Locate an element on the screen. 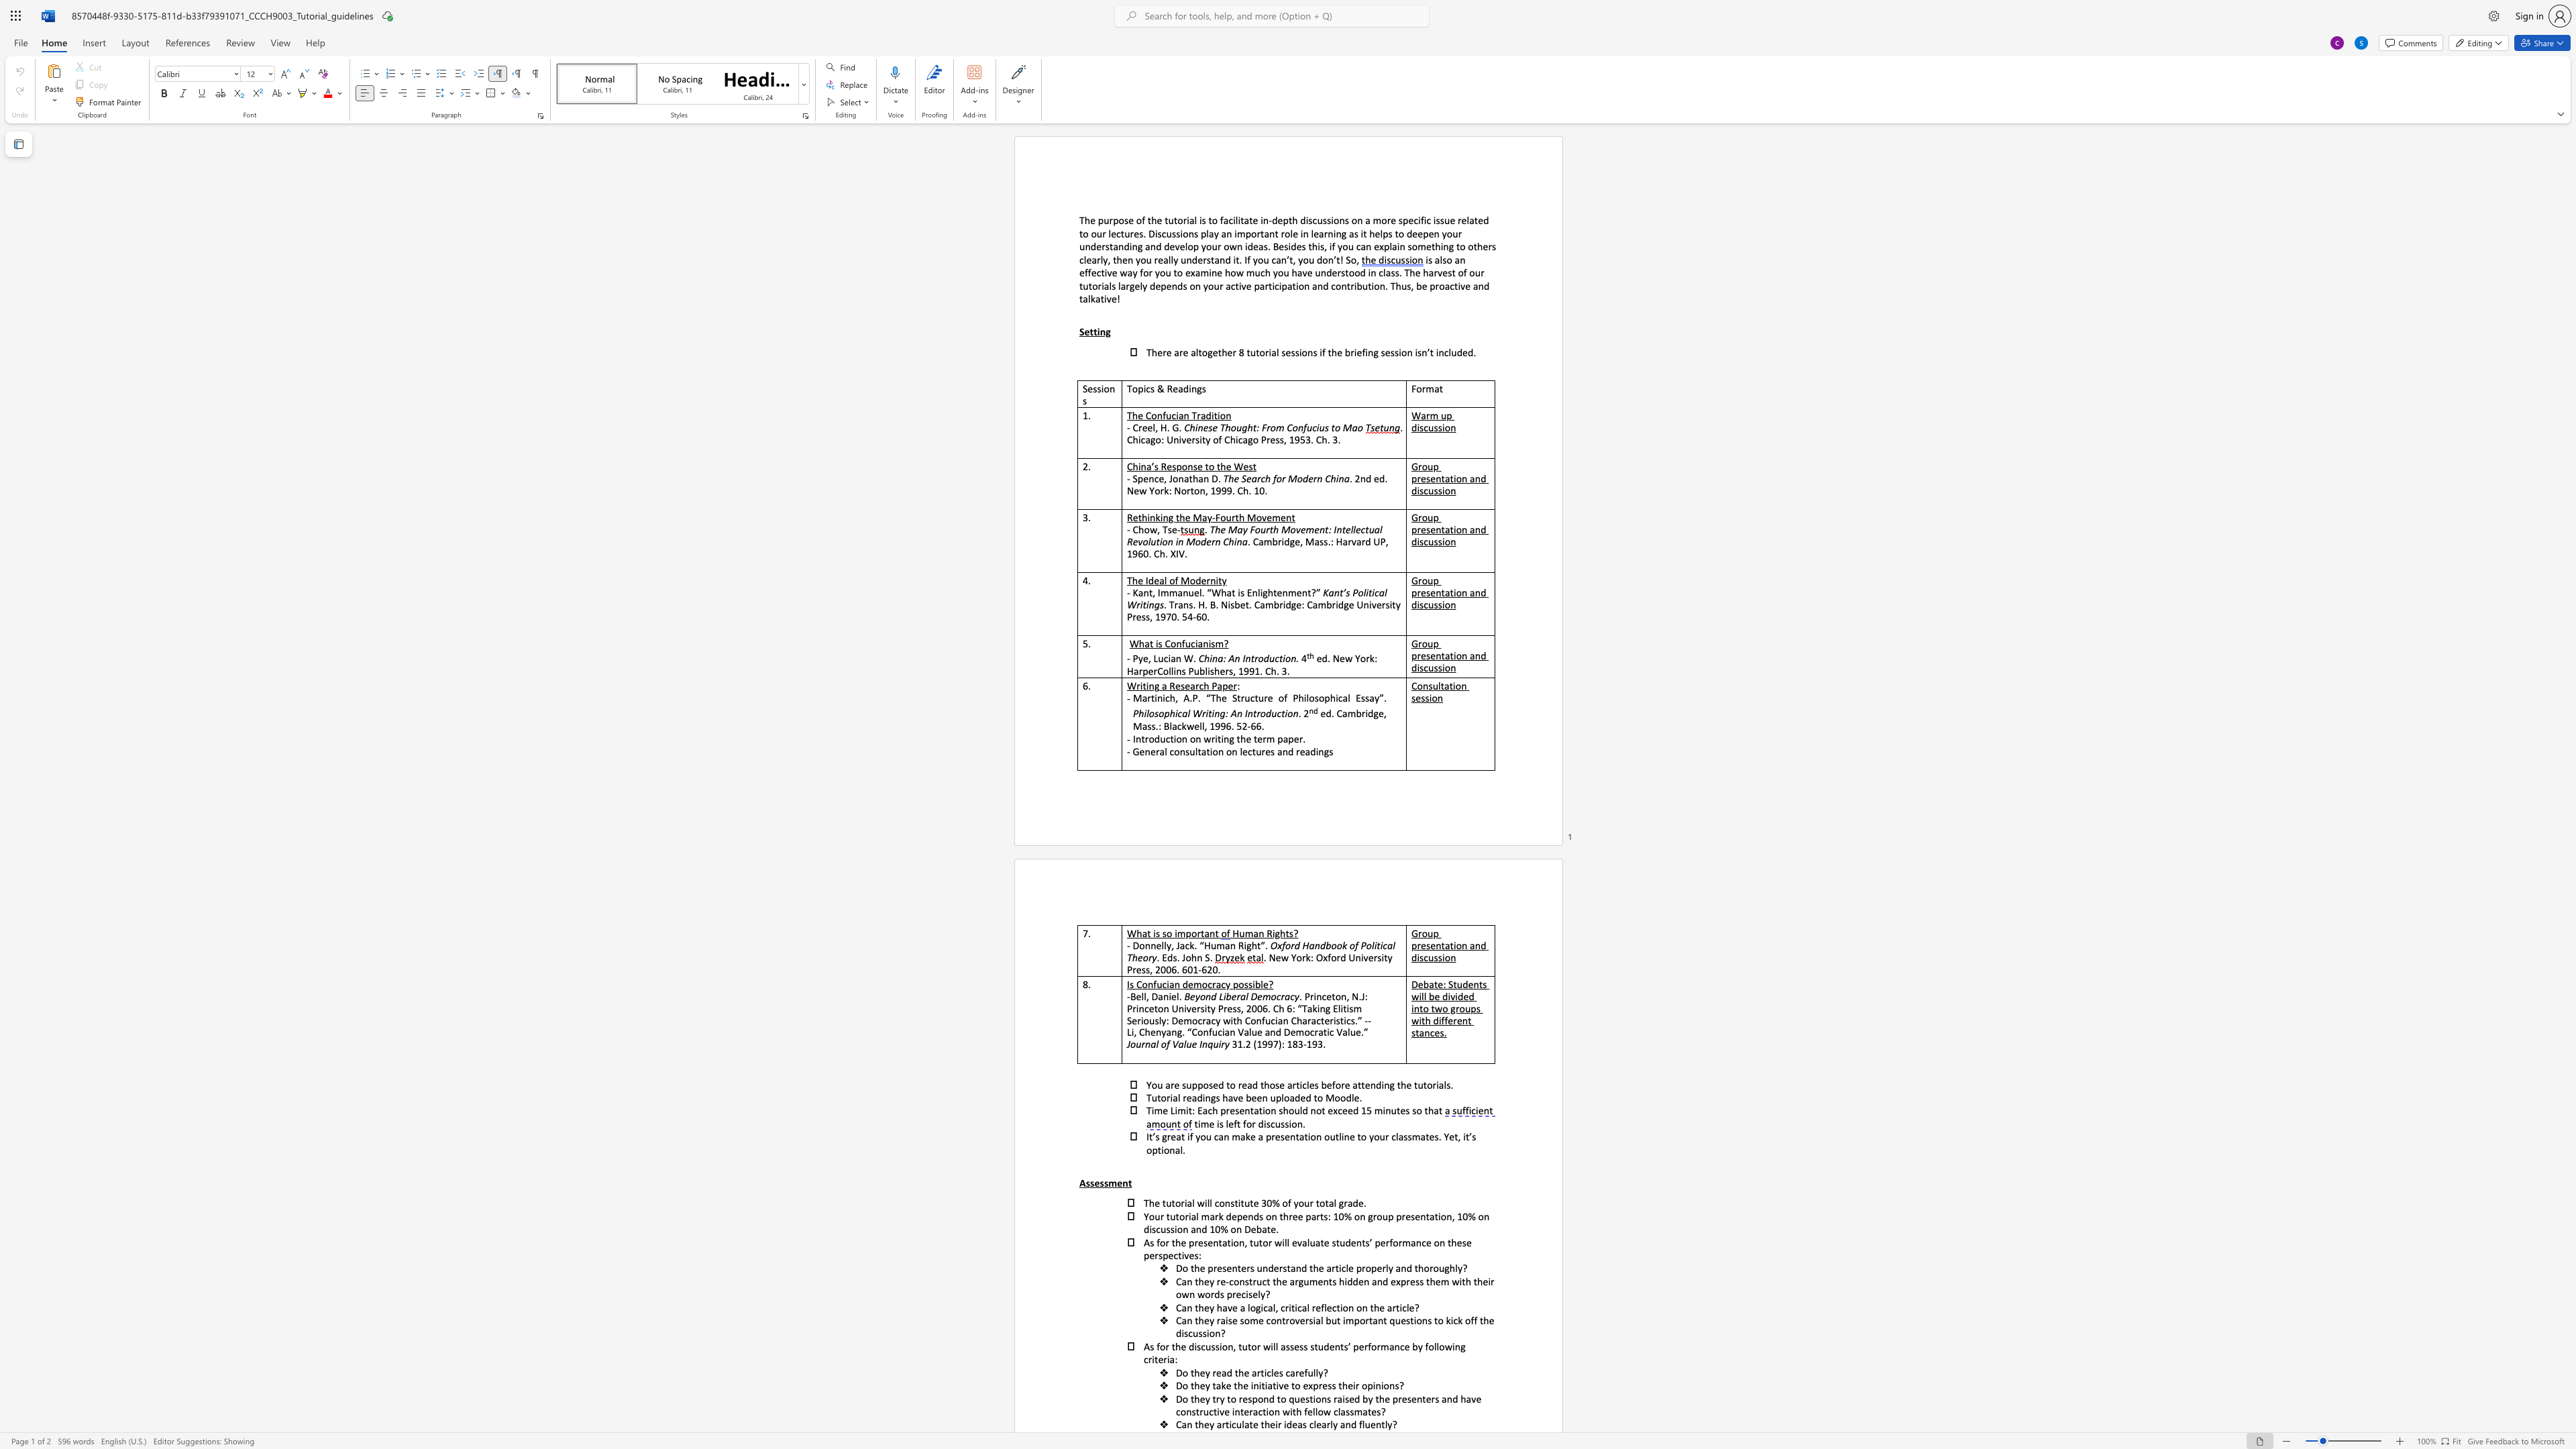  the subset text "e Confucian Traditi" within the text "The Confucian Tradition" is located at coordinates (1137, 414).